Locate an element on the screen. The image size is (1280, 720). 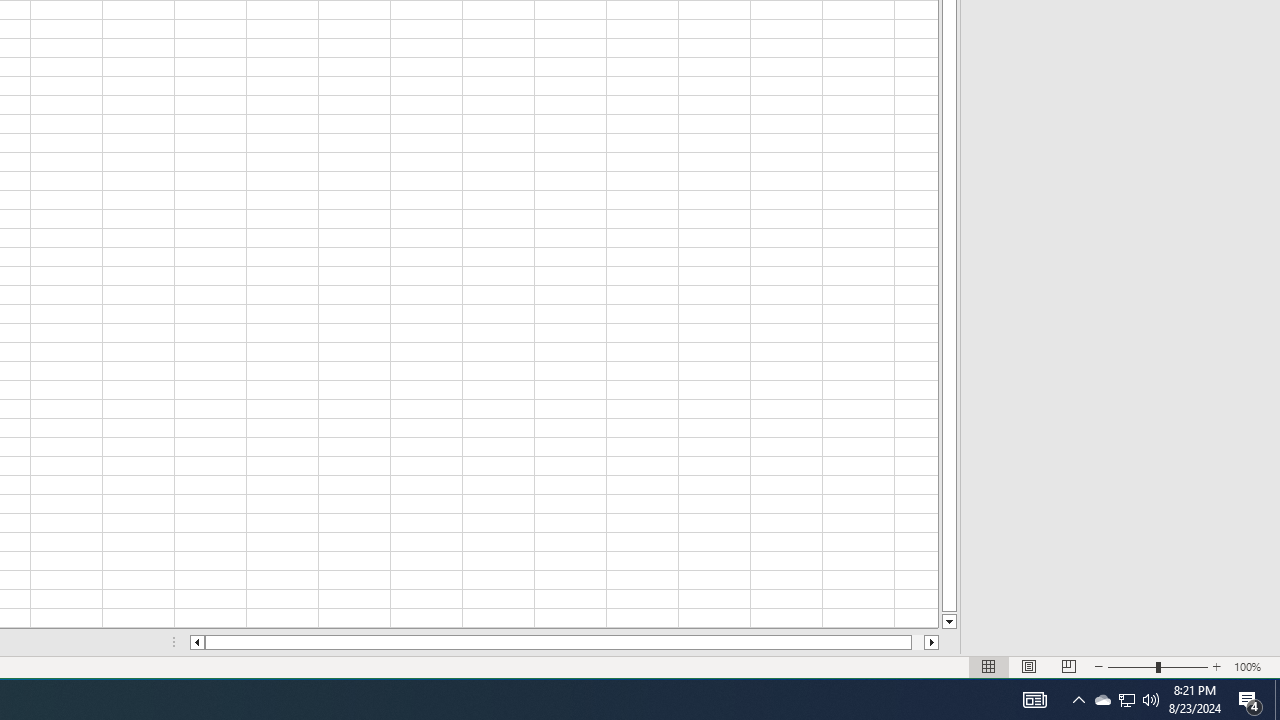
'Action Center, 4 new notifications' is located at coordinates (1250, 698).